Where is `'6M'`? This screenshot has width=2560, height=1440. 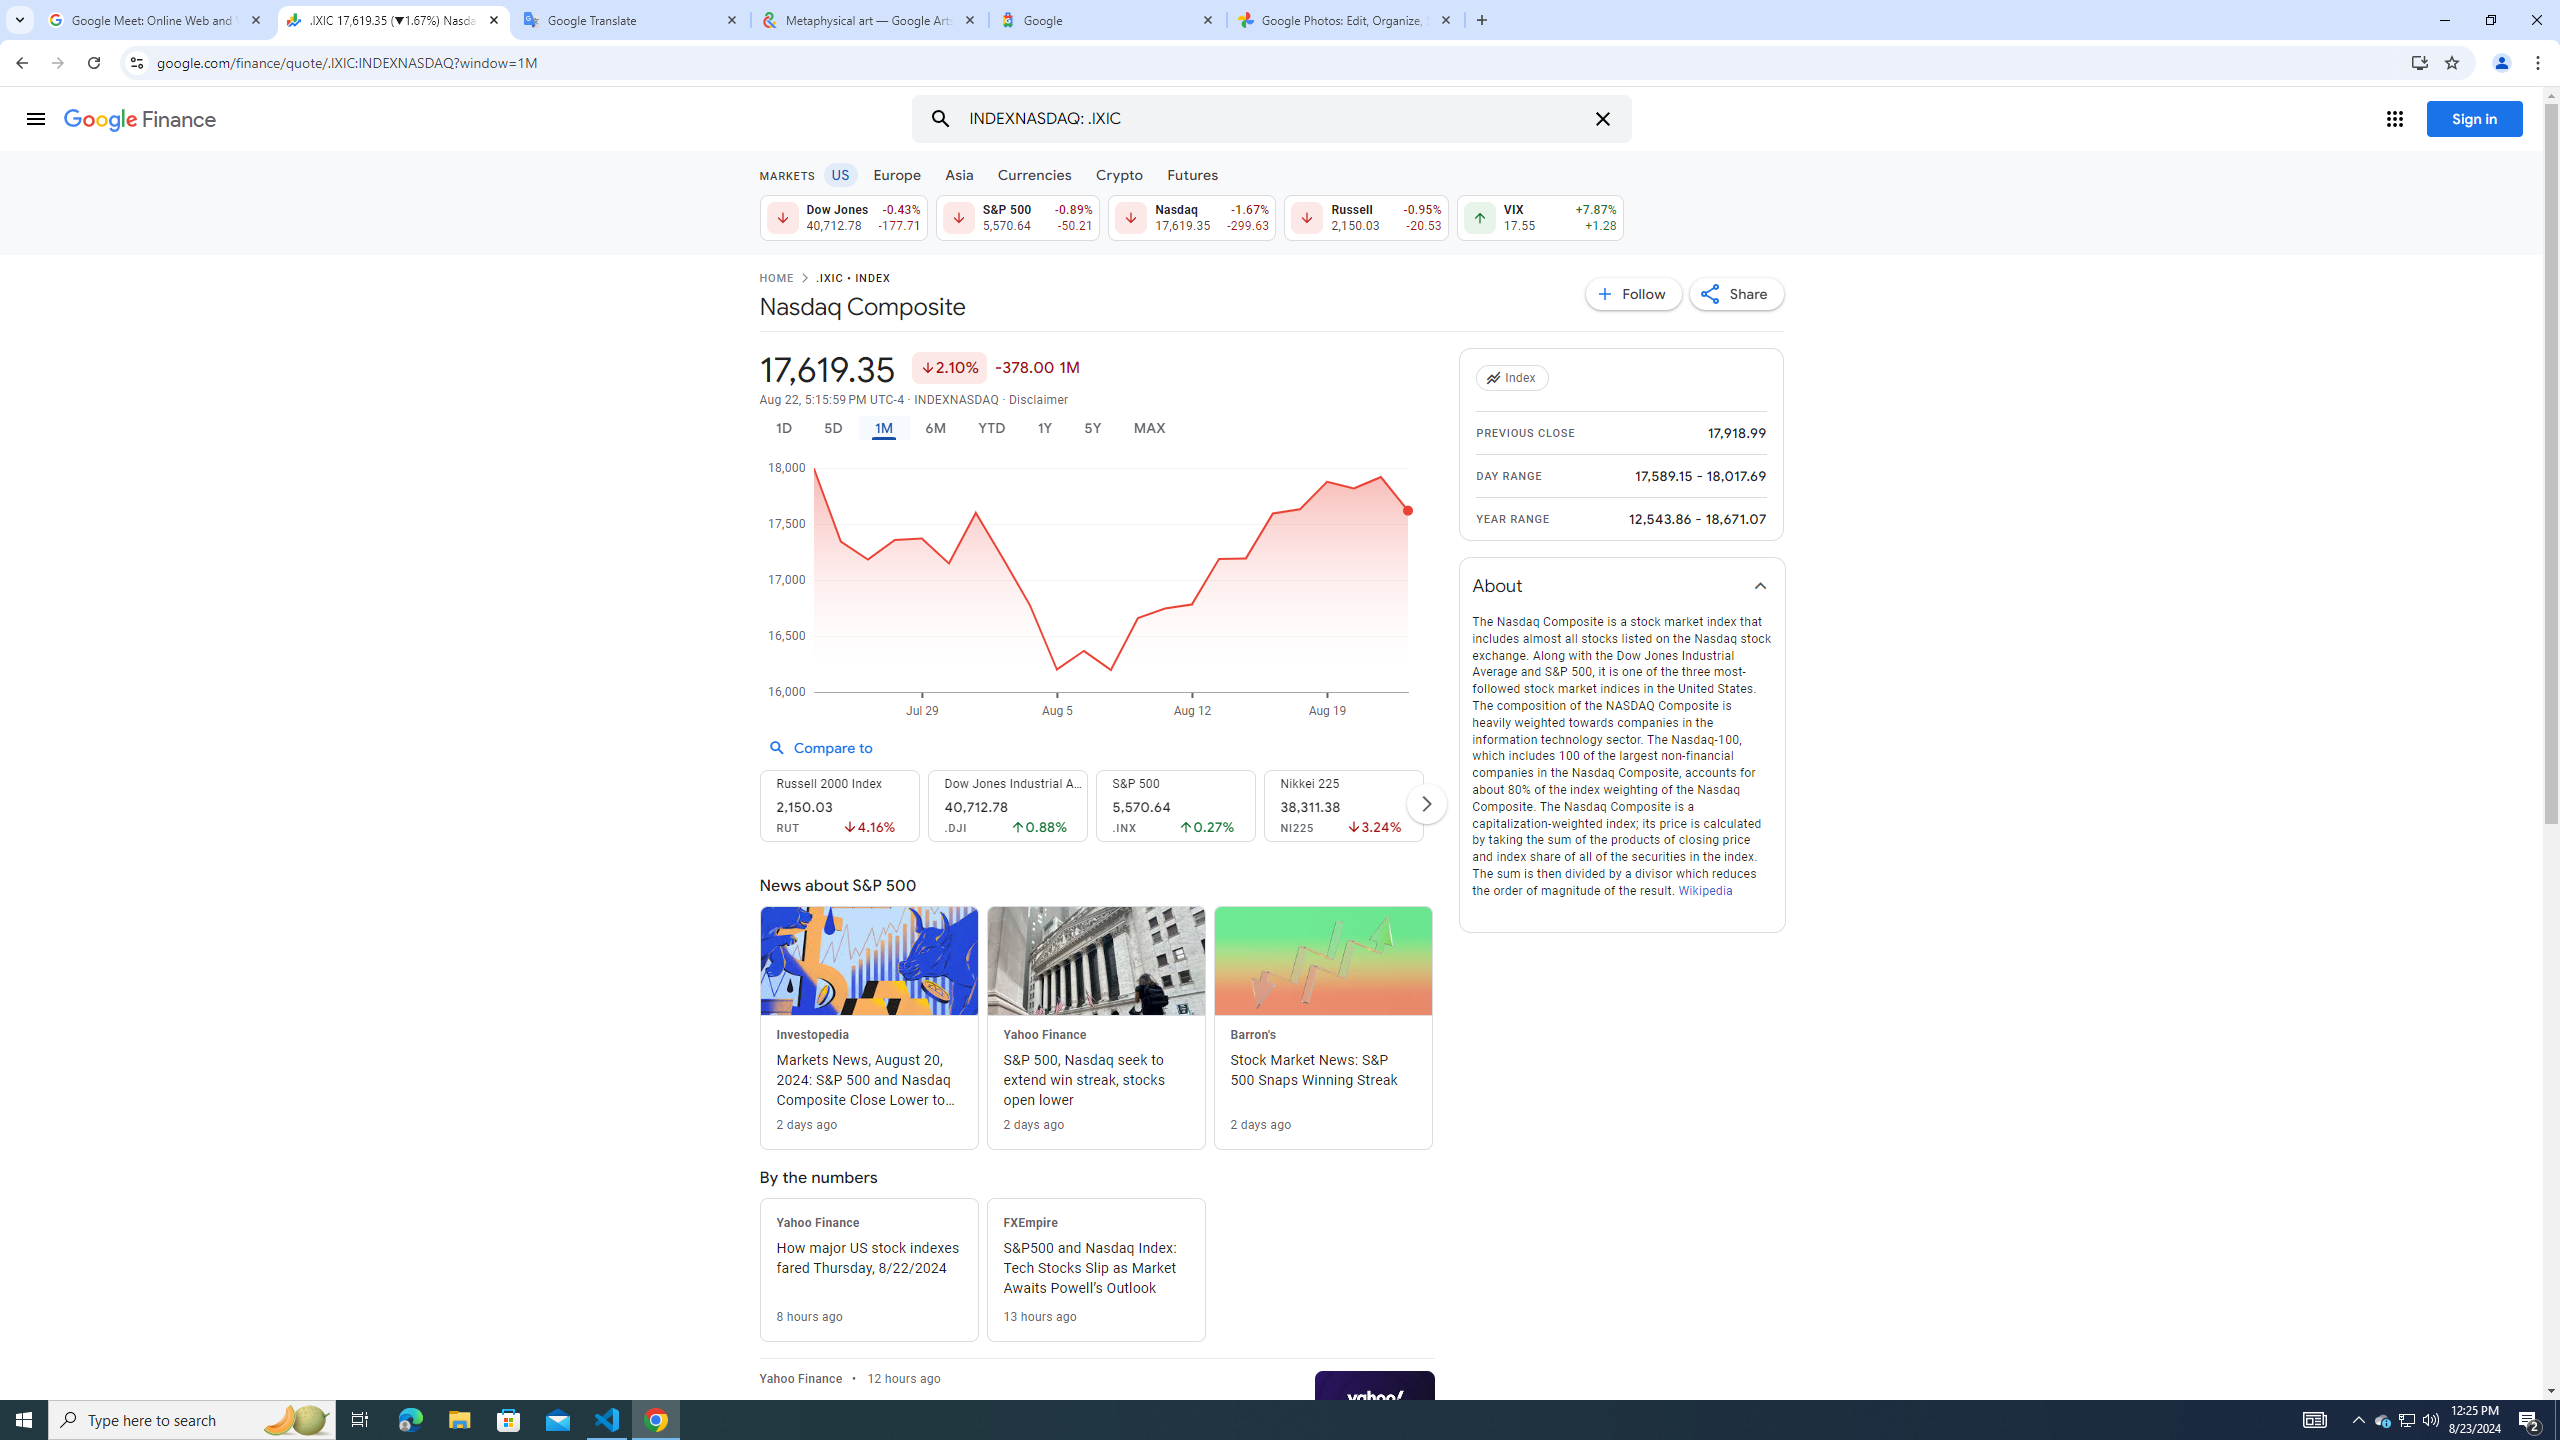
'6M' is located at coordinates (934, 428).